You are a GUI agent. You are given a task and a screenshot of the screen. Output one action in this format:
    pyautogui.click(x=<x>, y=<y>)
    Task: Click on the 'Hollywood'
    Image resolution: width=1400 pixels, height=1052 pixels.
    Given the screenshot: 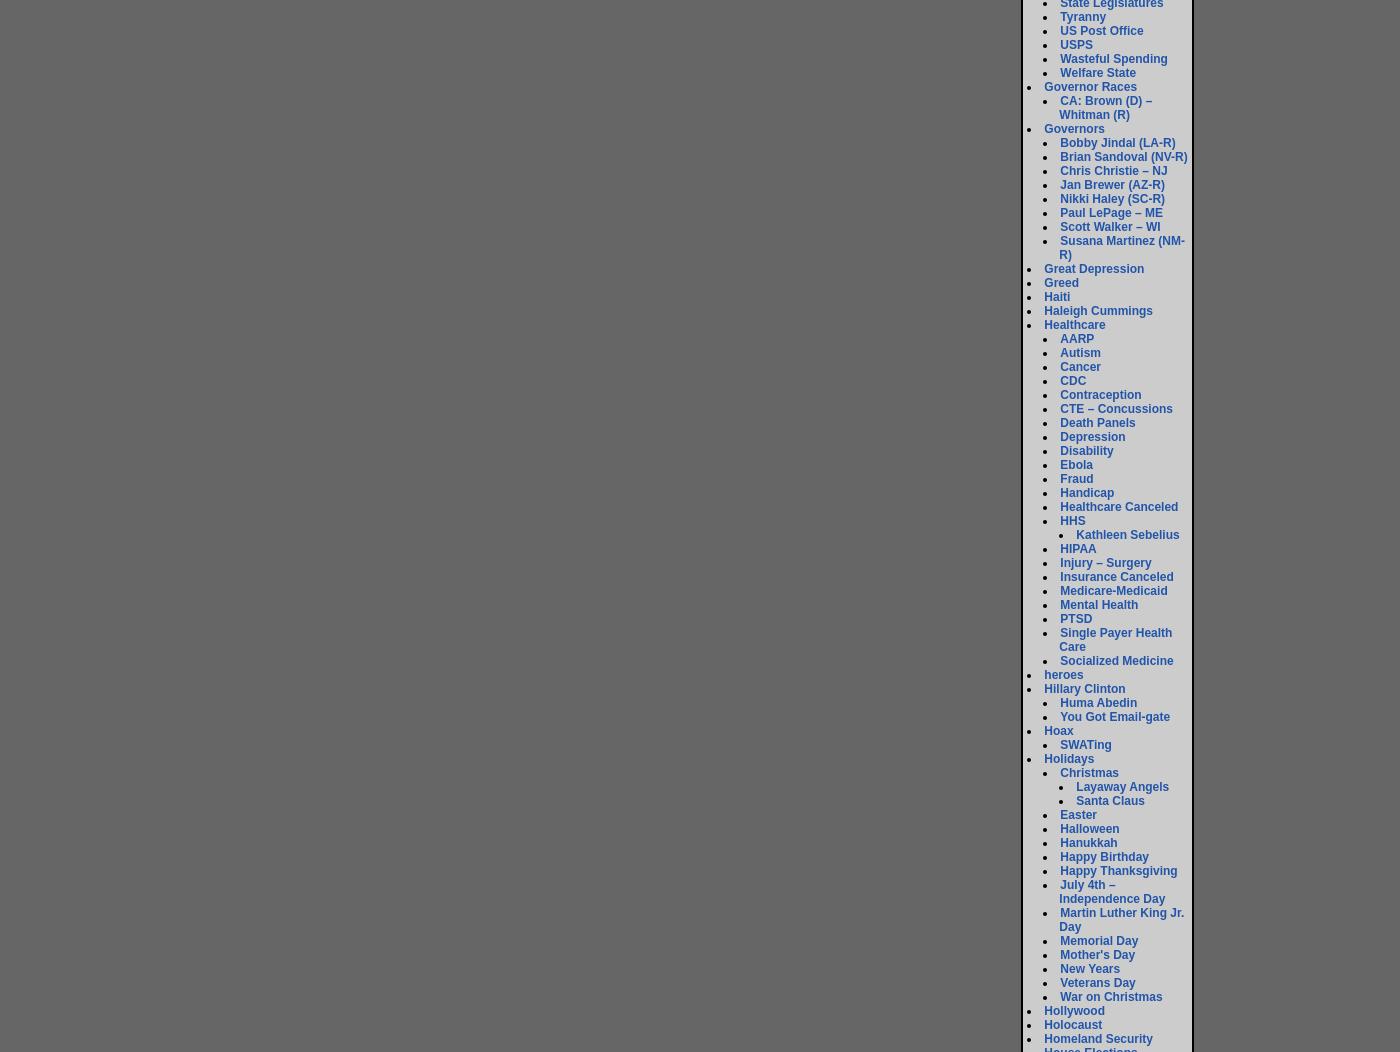 What is the action you would take?
    pyautogui.click(x=1043, y=1009)
    